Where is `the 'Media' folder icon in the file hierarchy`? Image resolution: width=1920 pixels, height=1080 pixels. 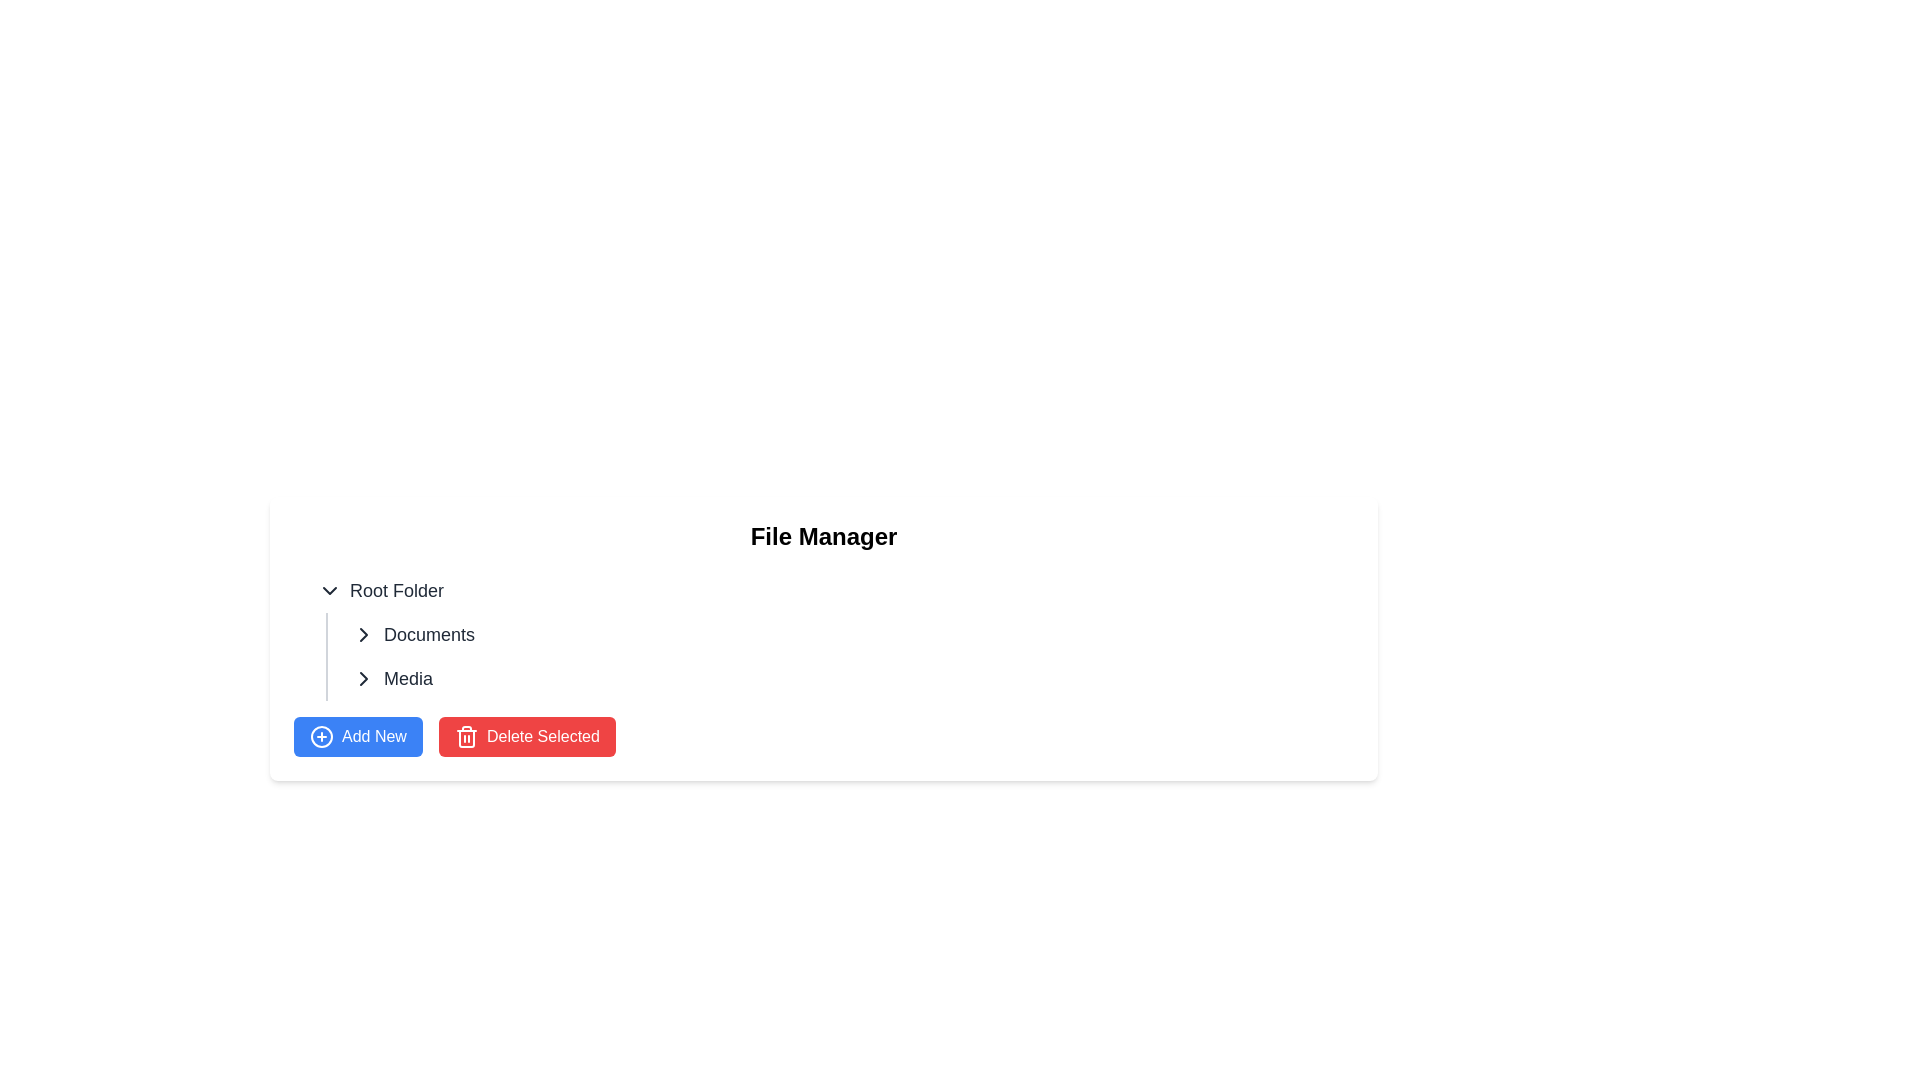
the 'Media' folder icon in the file hierarchy is located at coordinates (364, 677).